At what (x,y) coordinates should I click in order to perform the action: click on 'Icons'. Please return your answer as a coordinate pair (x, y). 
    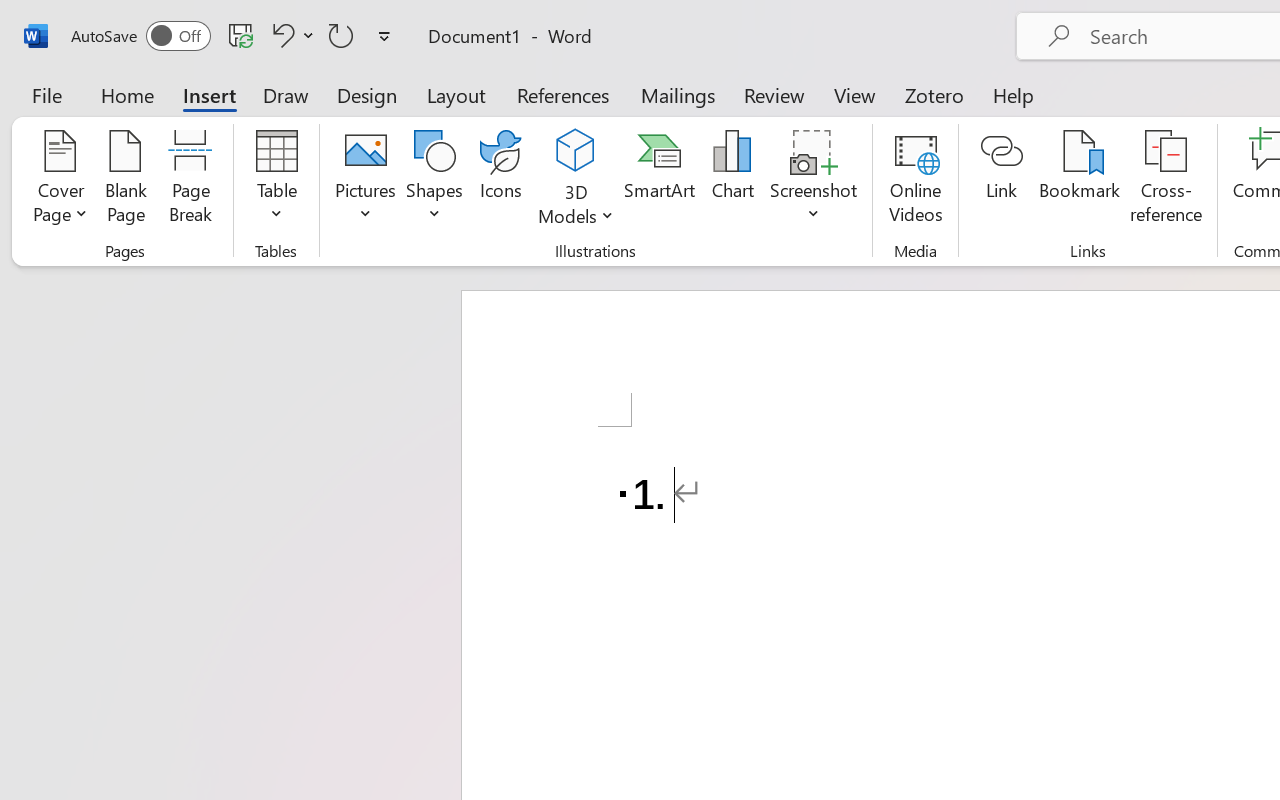
    Looking at the image, I should click on (501, 179).